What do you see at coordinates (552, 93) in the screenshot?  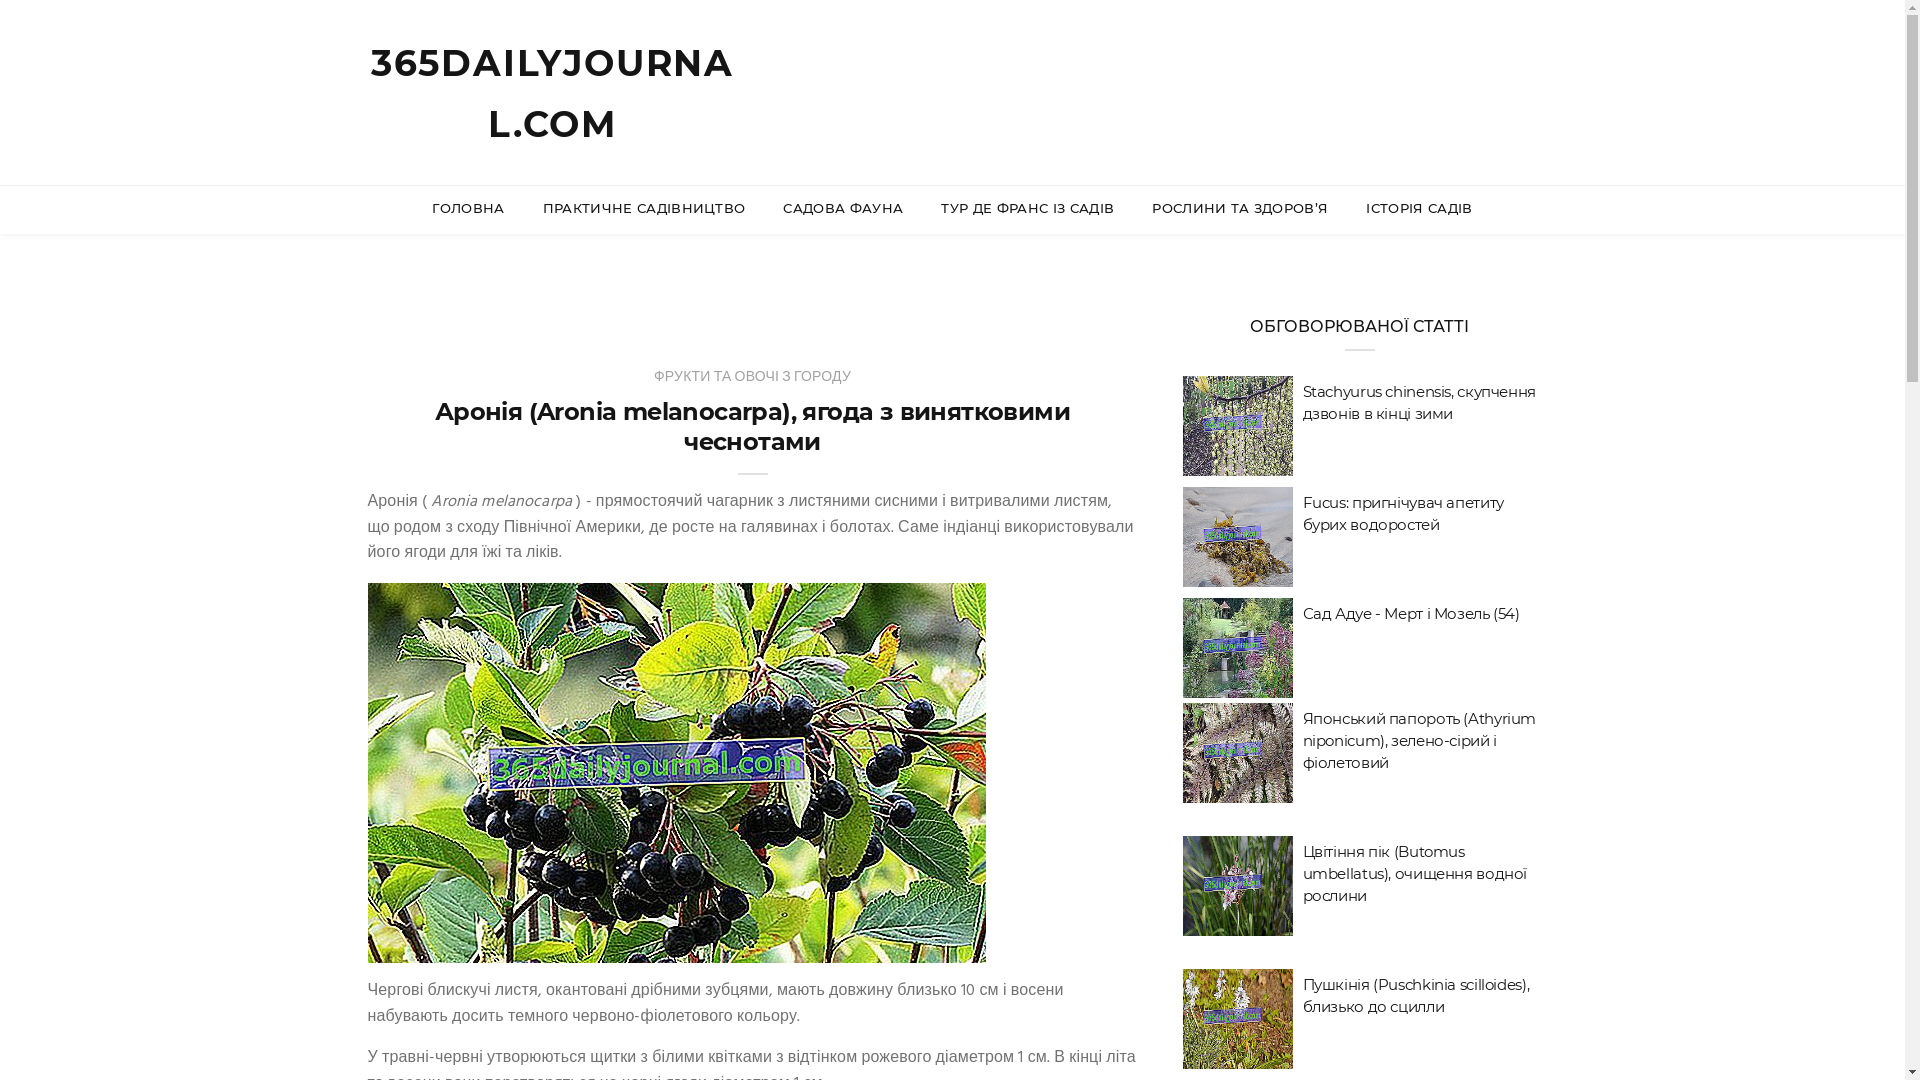 I see `'365DAILYJOURNAL.COM'` at bounding box center [552, 93].